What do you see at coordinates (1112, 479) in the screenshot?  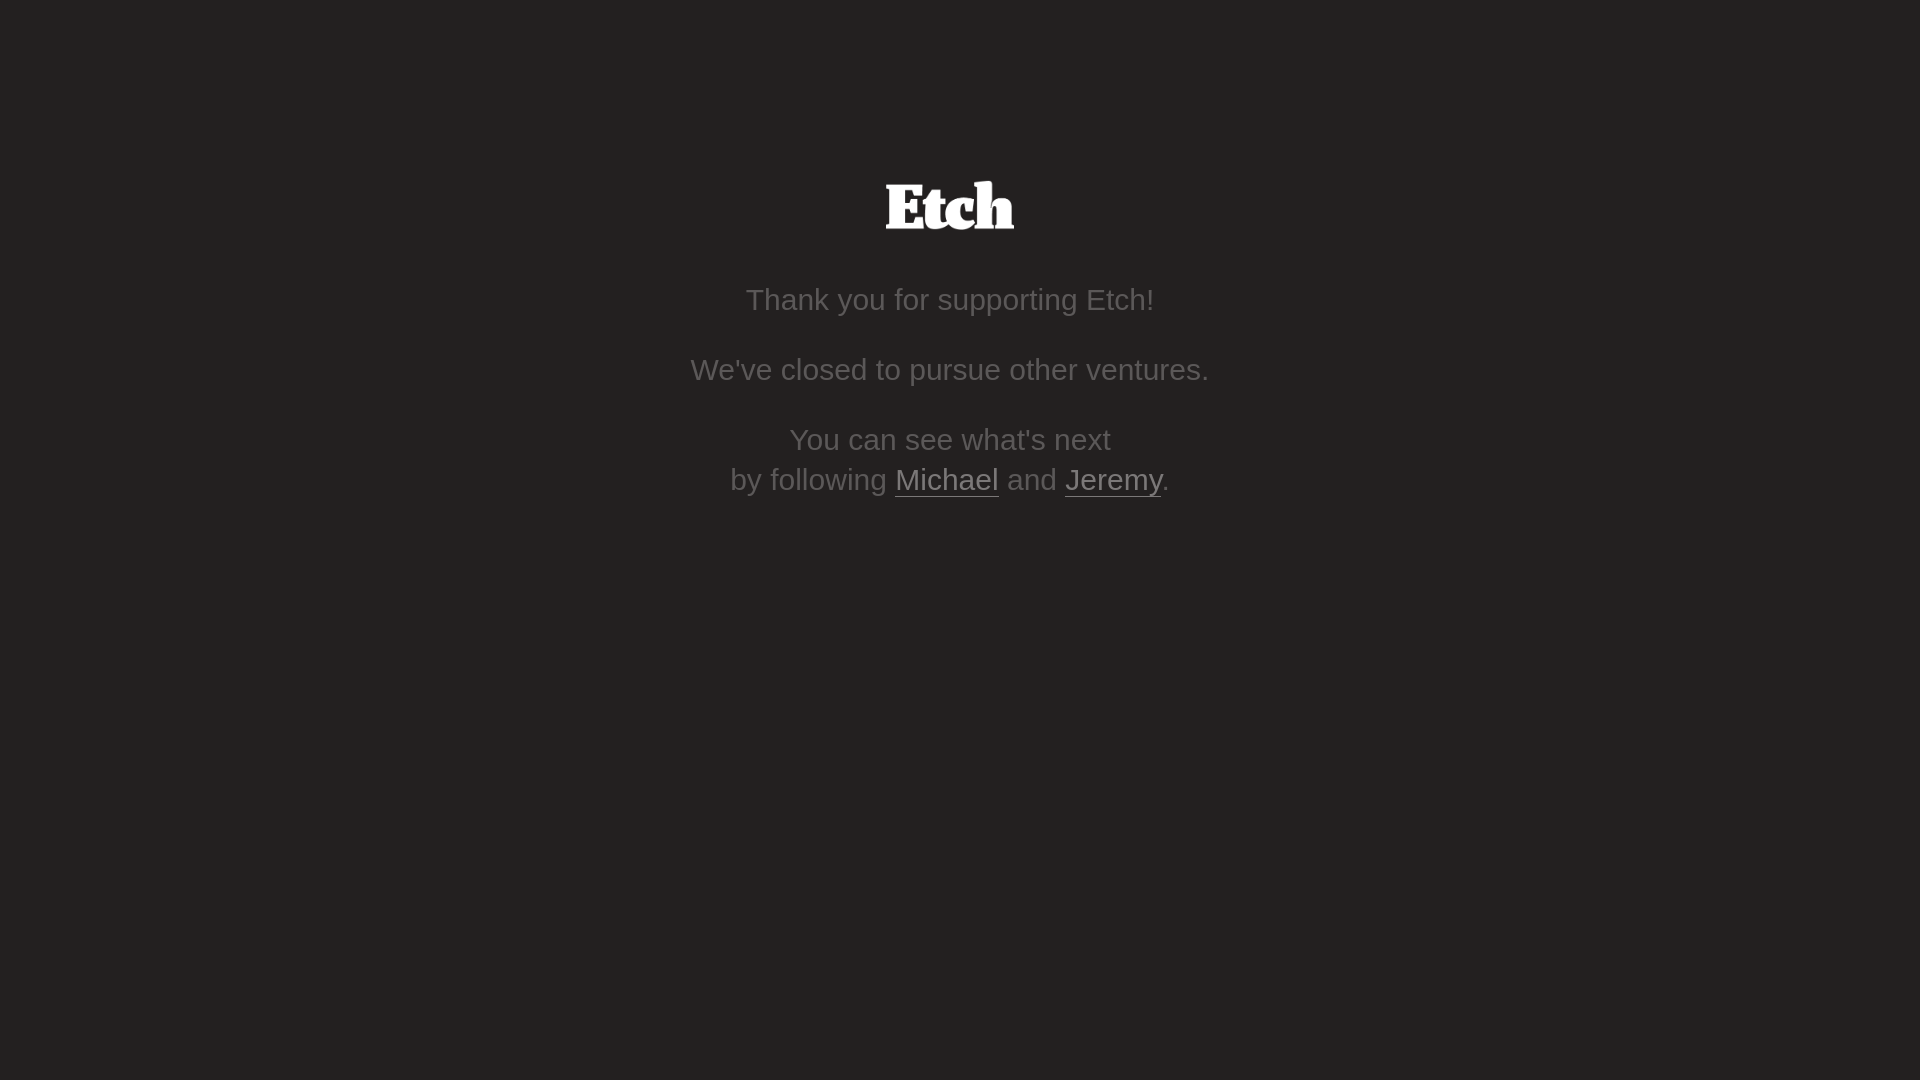 I see `'Jeremy'` at bounding box center [1112, 479].